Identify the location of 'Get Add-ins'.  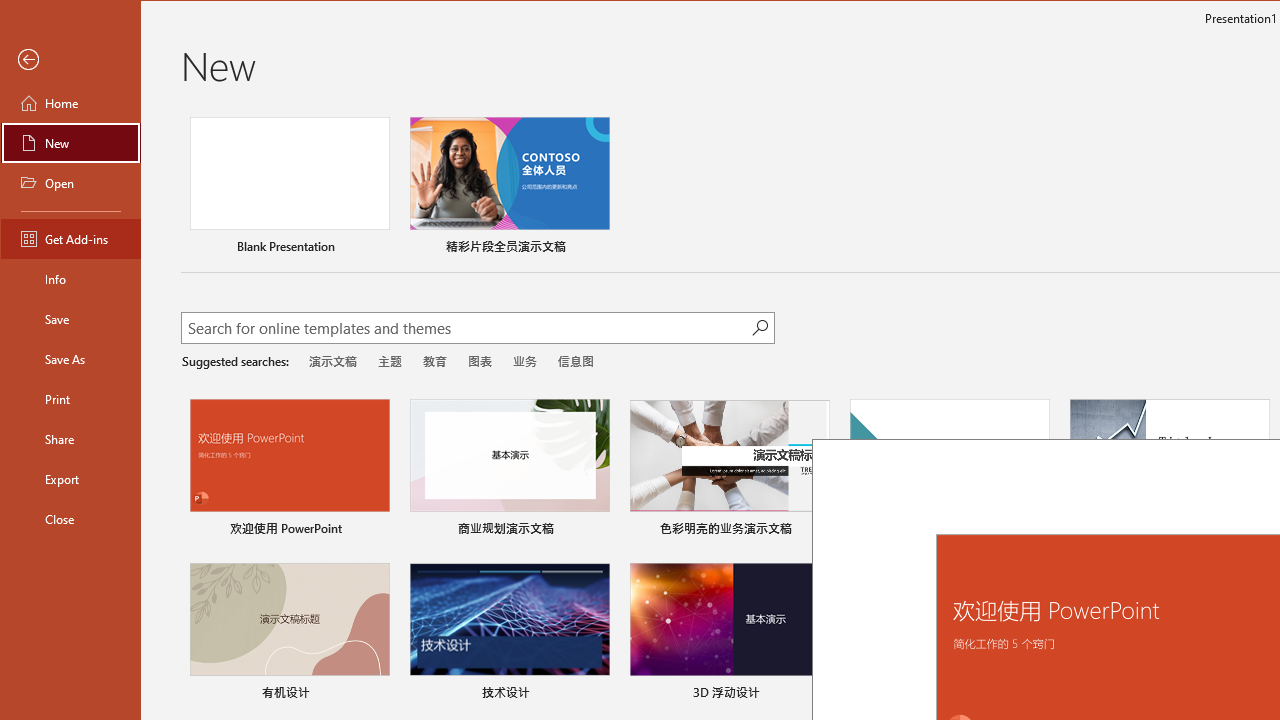
(71, 238).